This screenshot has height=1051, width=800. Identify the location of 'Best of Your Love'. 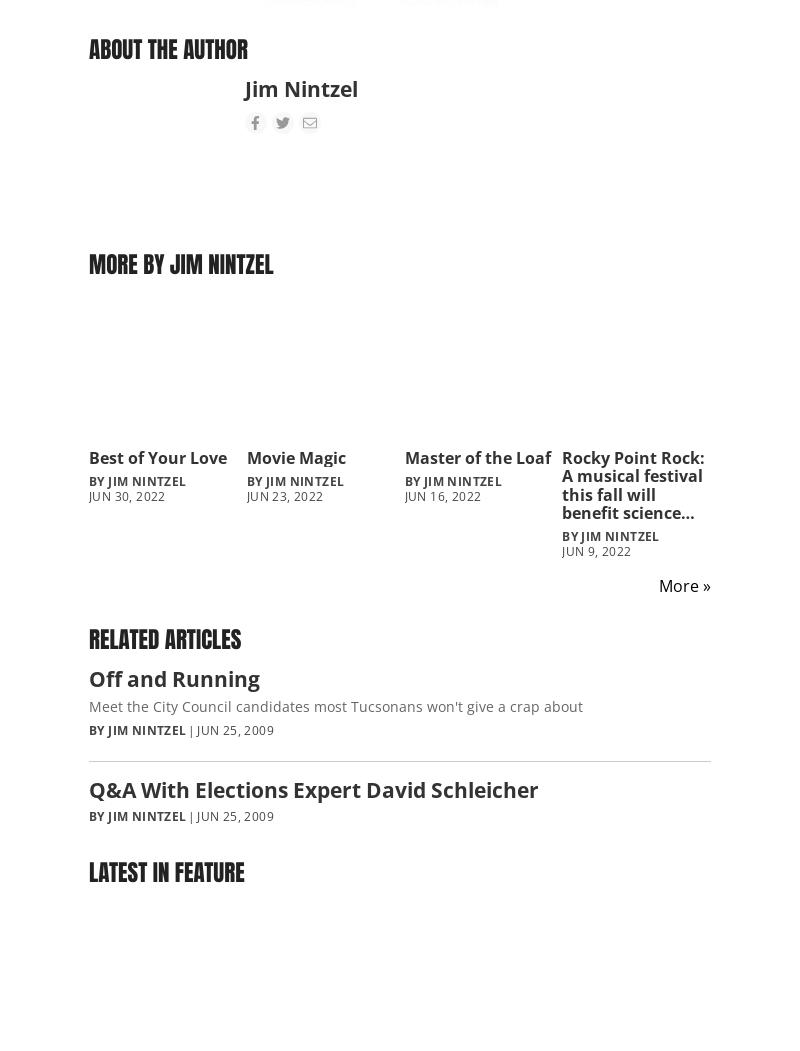
(158, 455).